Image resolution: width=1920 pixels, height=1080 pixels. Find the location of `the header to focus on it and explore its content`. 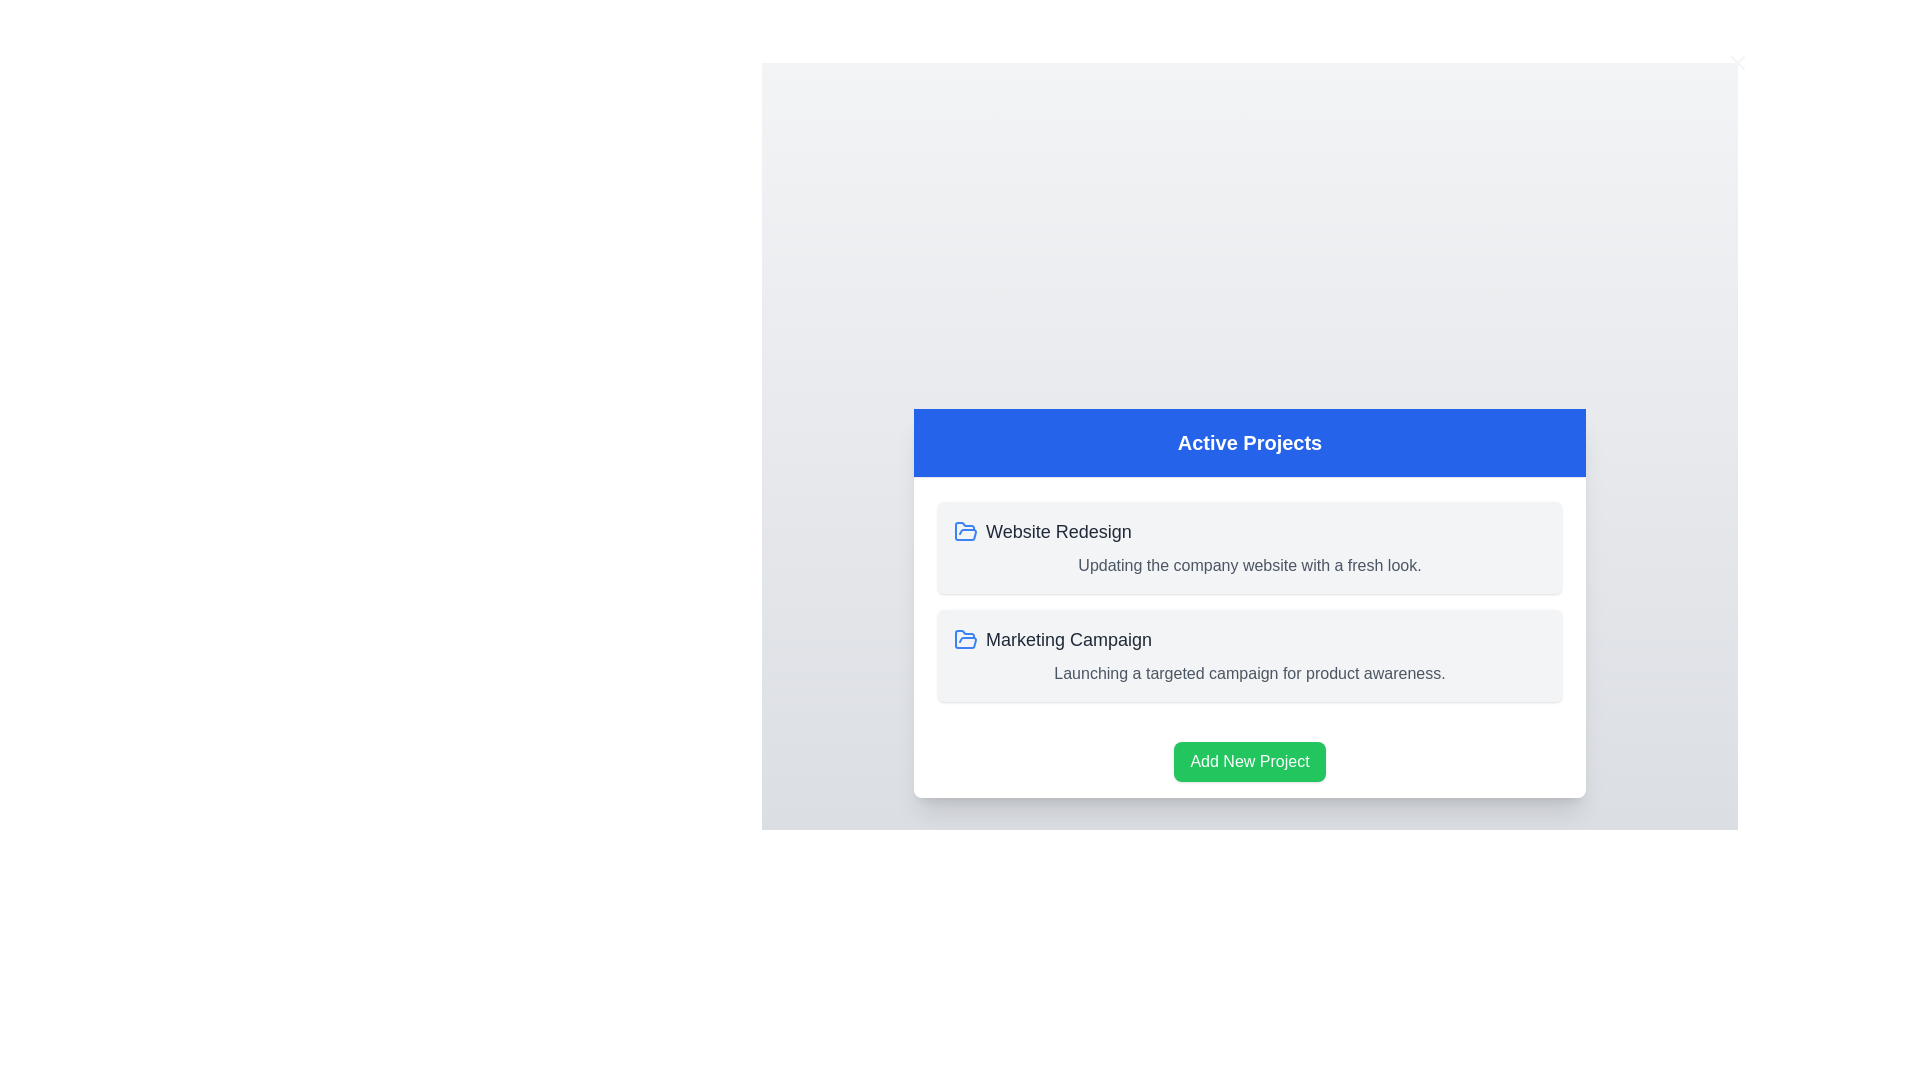

the header to focus on it and explore its content is located at coordinates (1248, 442).